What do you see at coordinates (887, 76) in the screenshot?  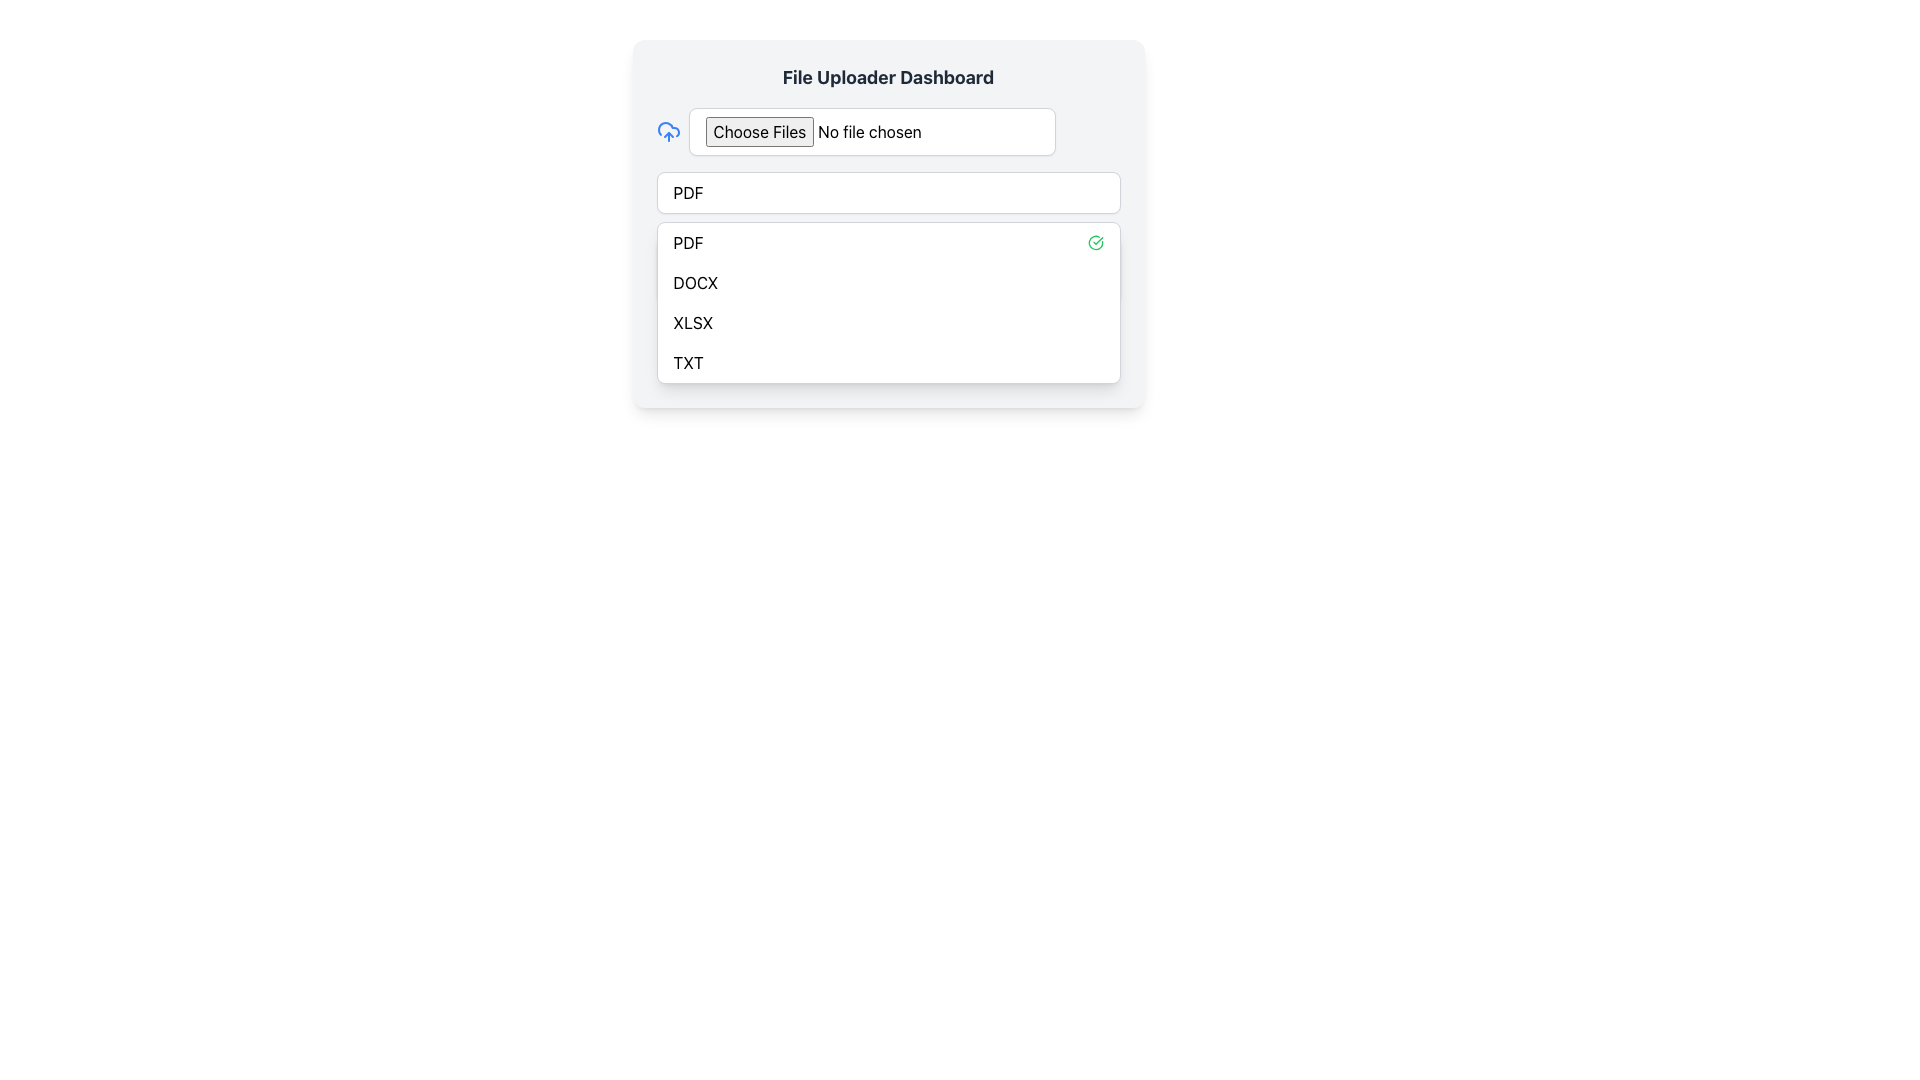 I see `the Header Label of the 'File Uploader Dashboard' section, which is a static label providing context to the user about the interface below` at bounding box center [887, 76].